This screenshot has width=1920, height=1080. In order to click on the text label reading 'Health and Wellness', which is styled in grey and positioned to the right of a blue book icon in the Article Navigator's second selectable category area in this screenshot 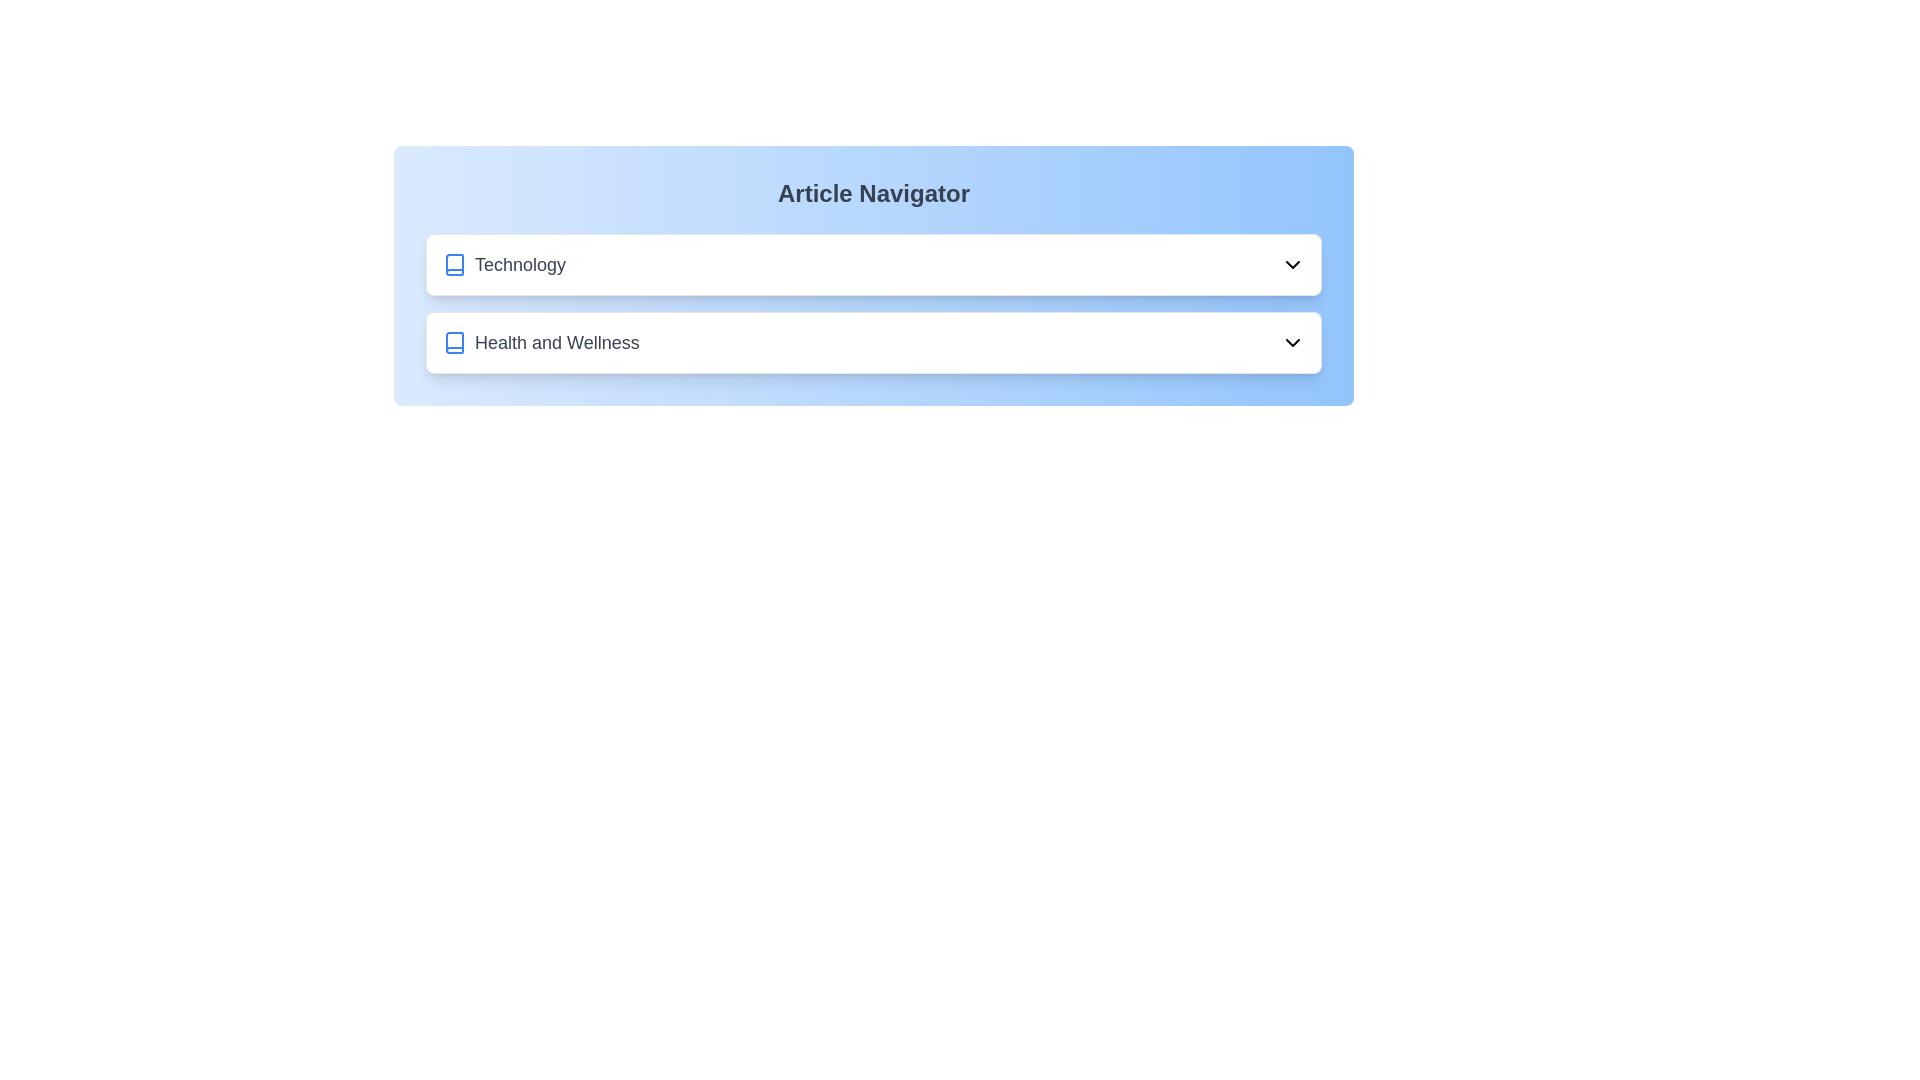, I will do `click(557, 342)`.